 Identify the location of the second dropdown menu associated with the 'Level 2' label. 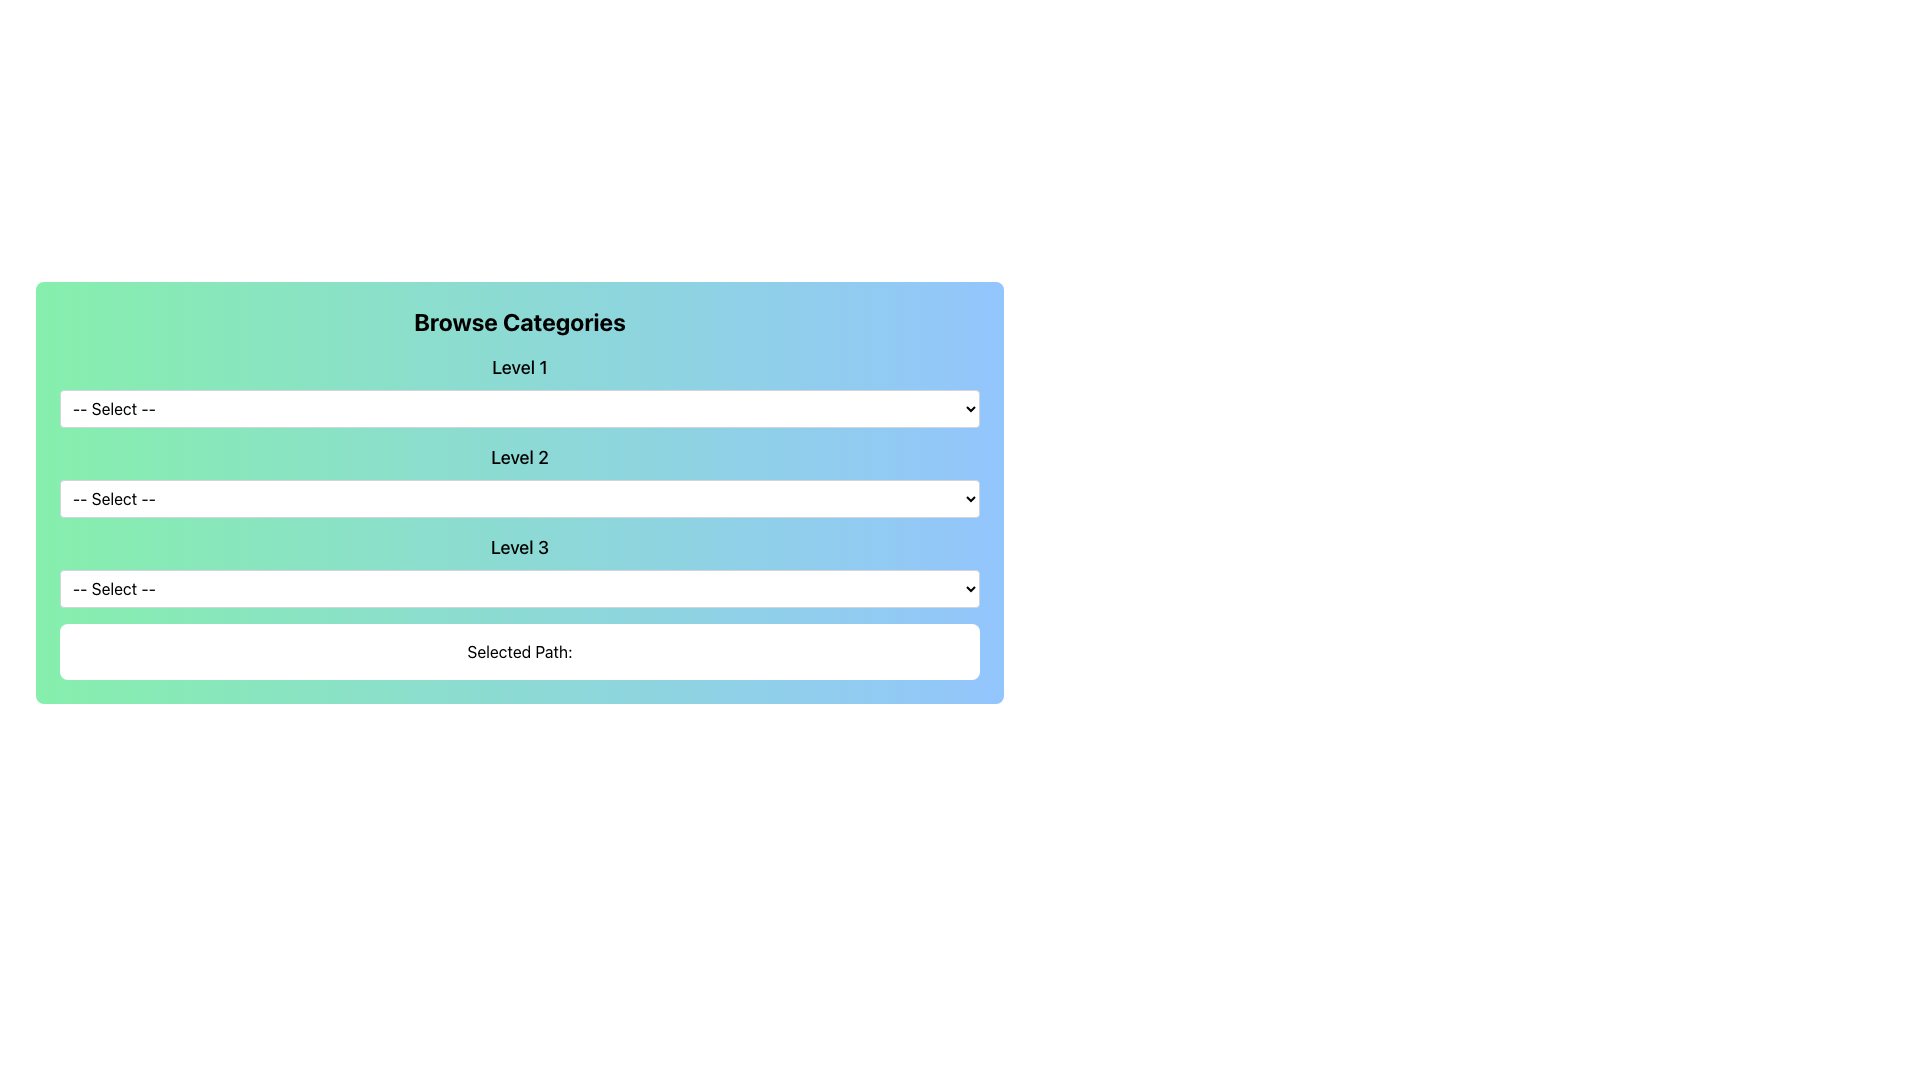
(519, 481).